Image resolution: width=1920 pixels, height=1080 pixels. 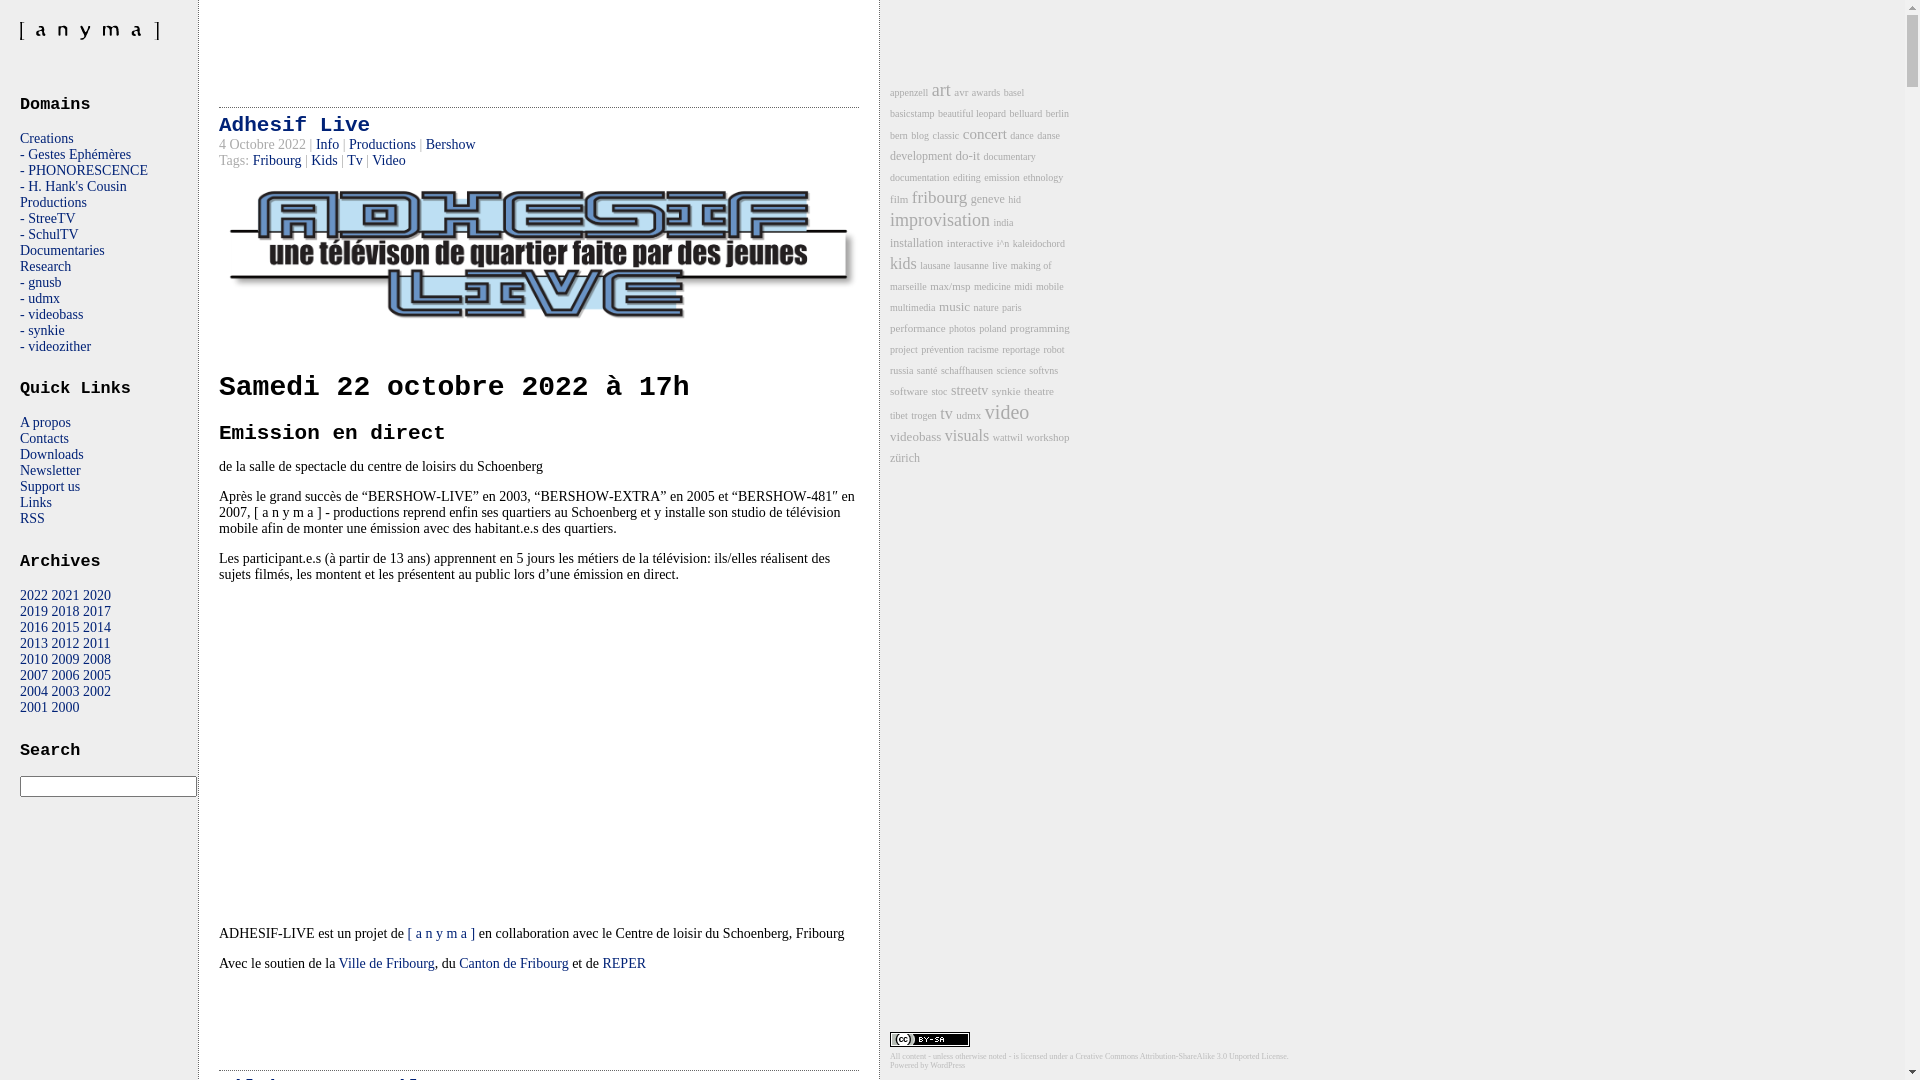 What do you see at coordinates (19, 706) in the screenshot?
I see `'2001'` at bounding box center [19, 706].